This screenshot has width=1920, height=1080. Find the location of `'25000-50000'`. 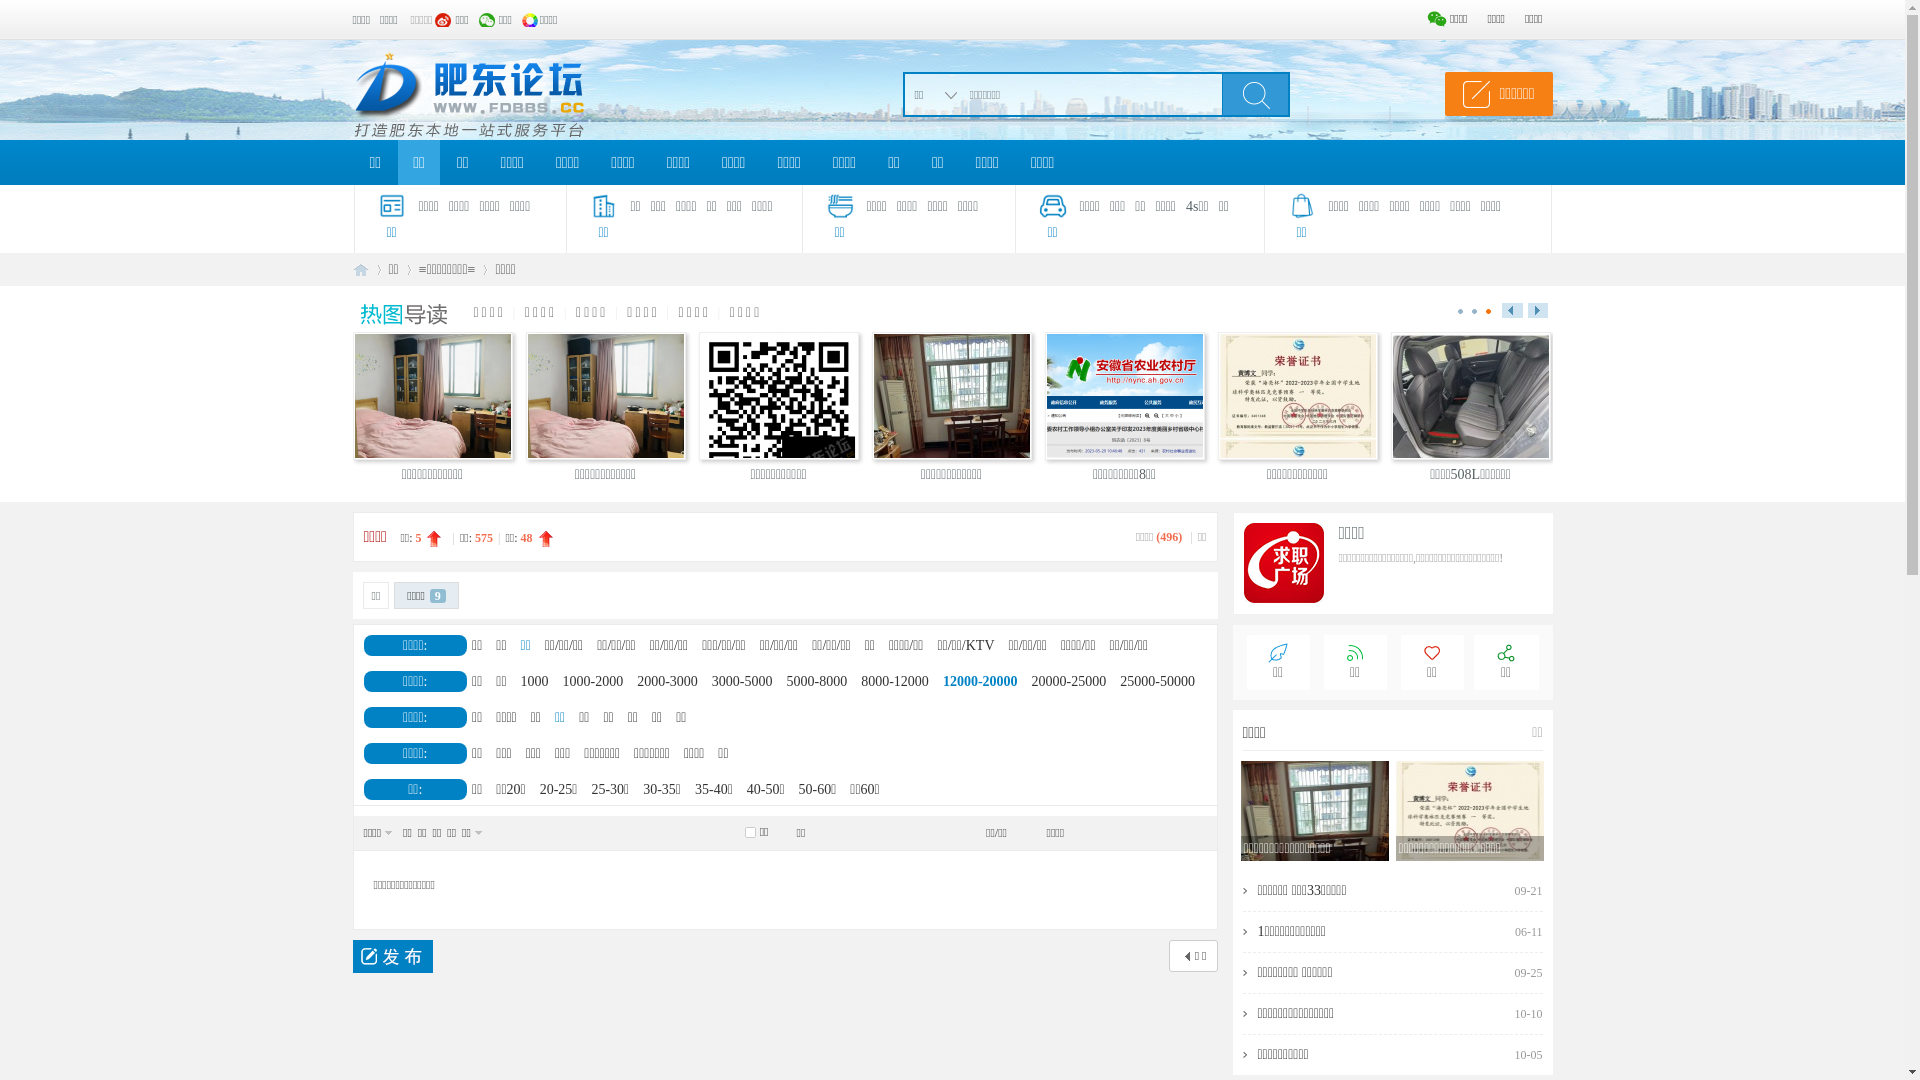

'25000-50000' is located at coordinates (1157, 680).